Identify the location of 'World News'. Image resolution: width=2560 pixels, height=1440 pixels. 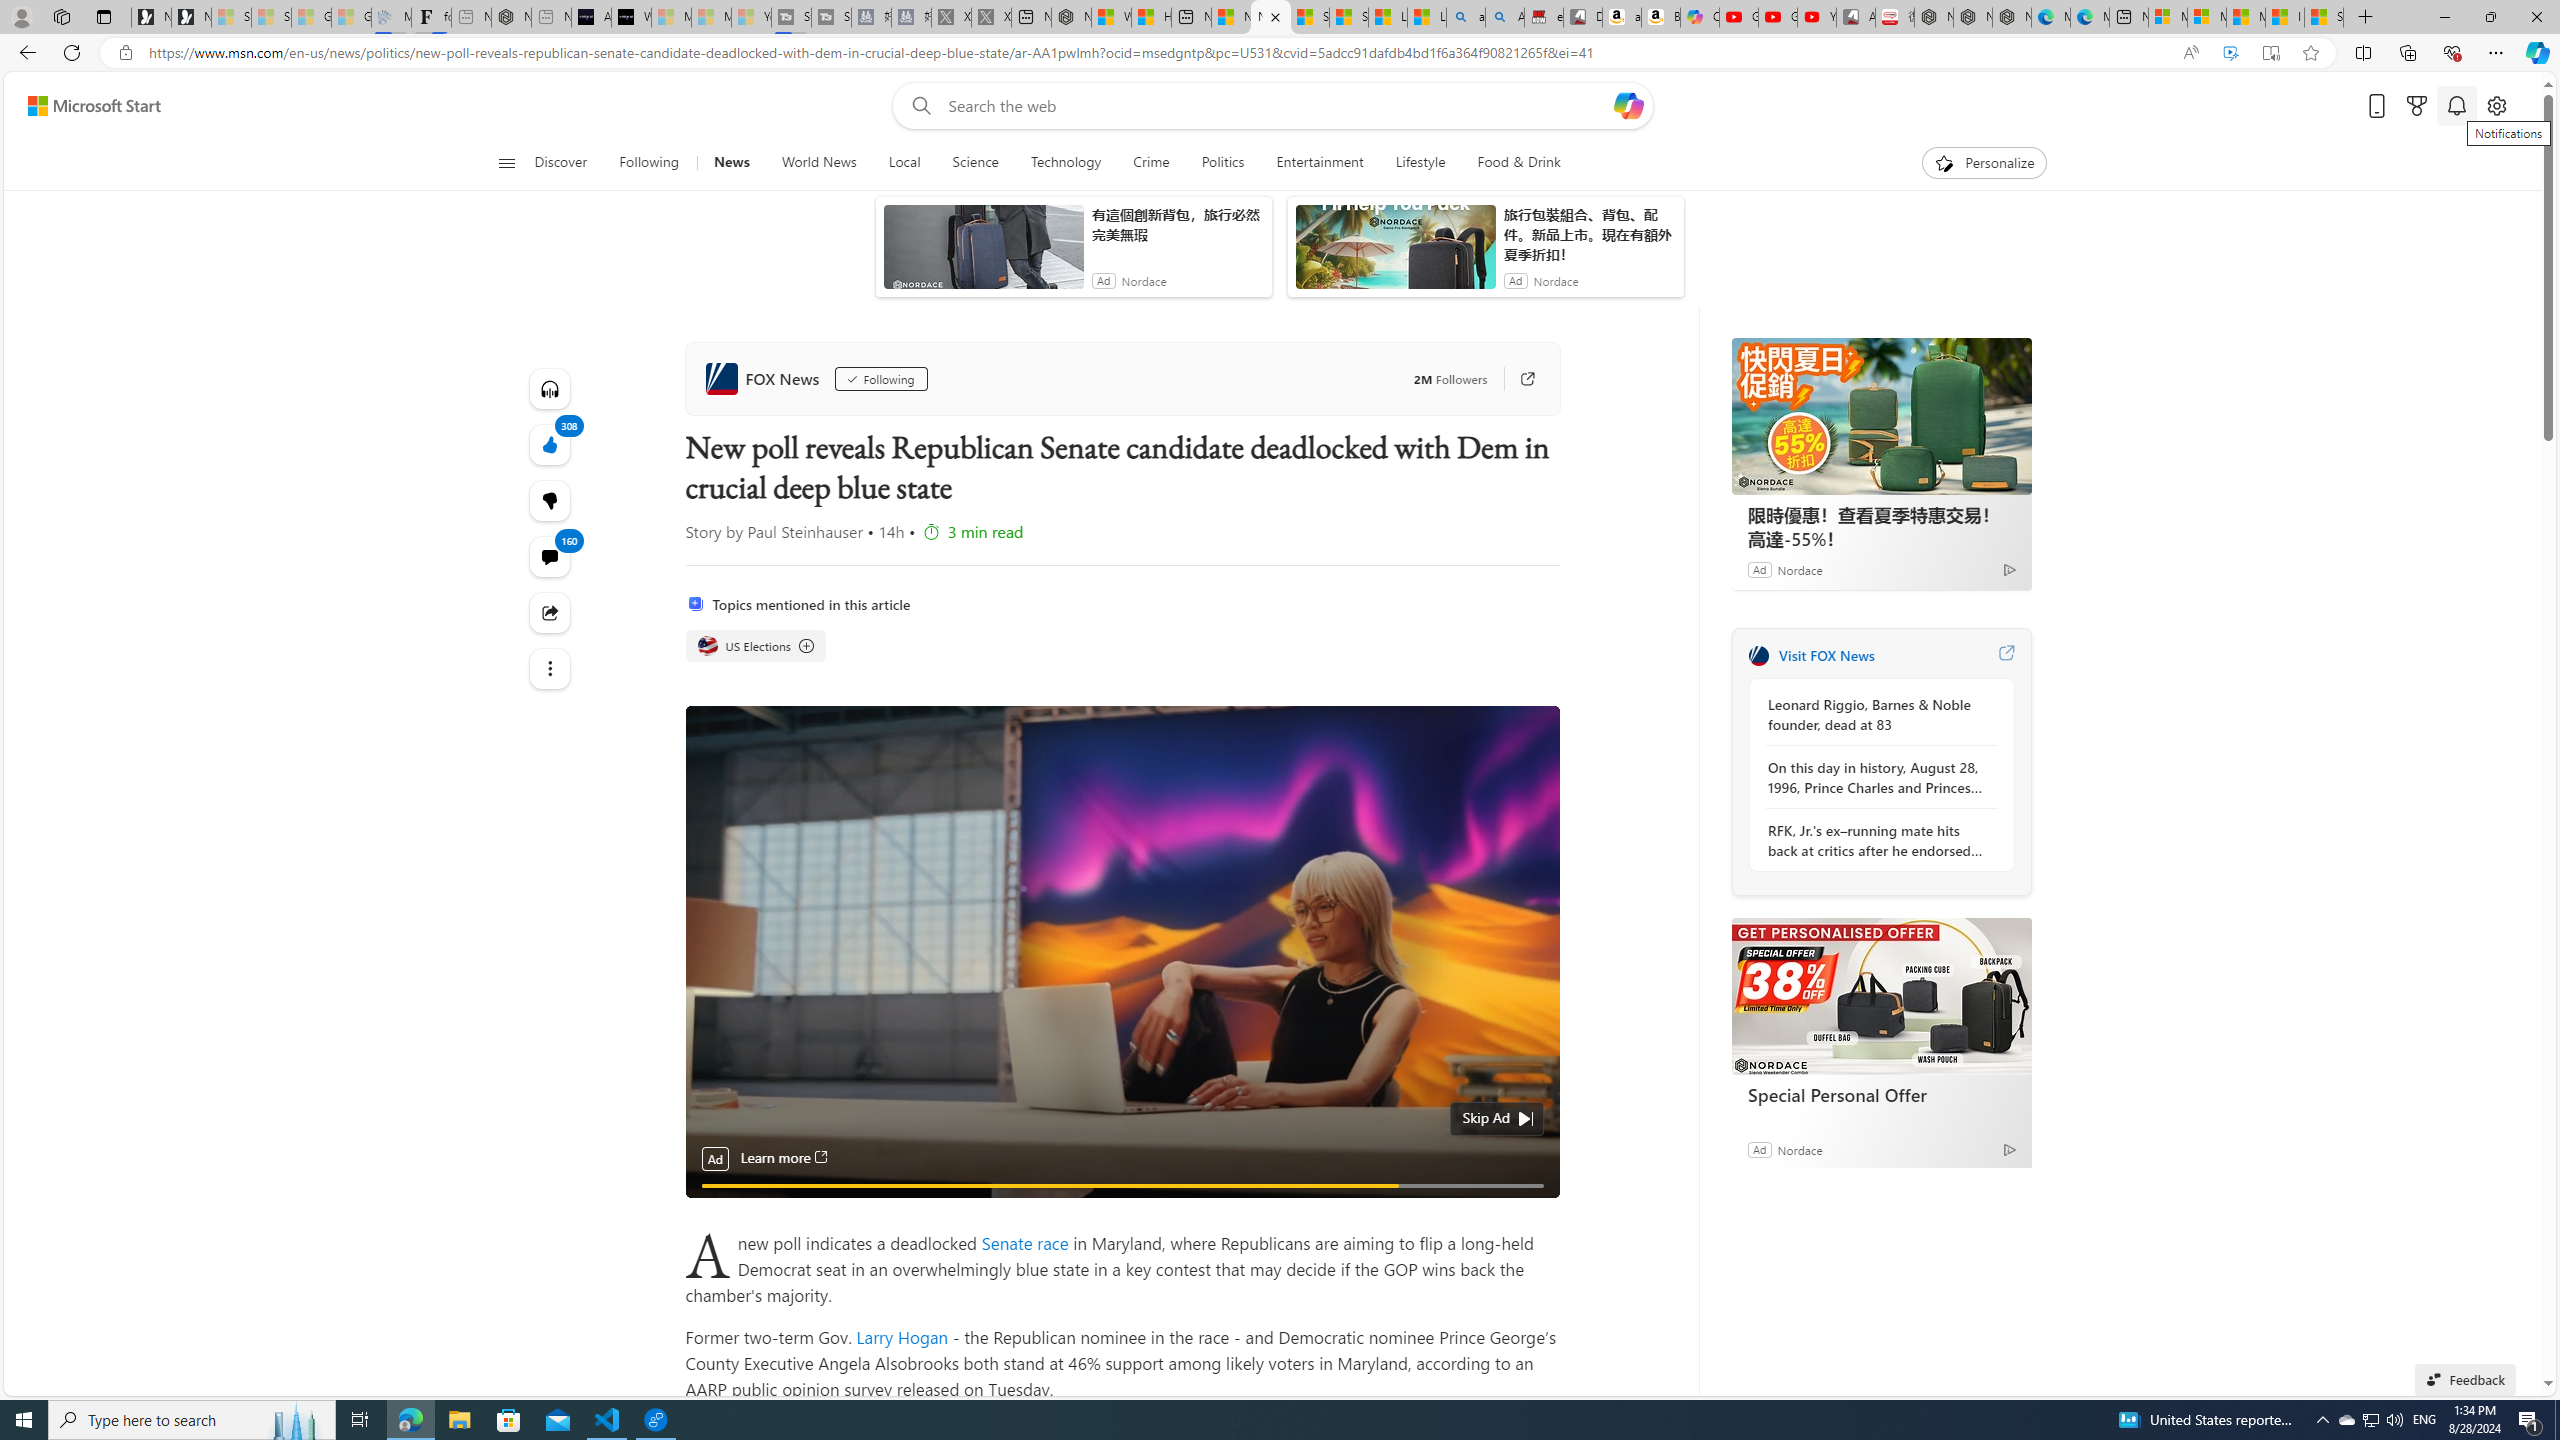
(819, 162).